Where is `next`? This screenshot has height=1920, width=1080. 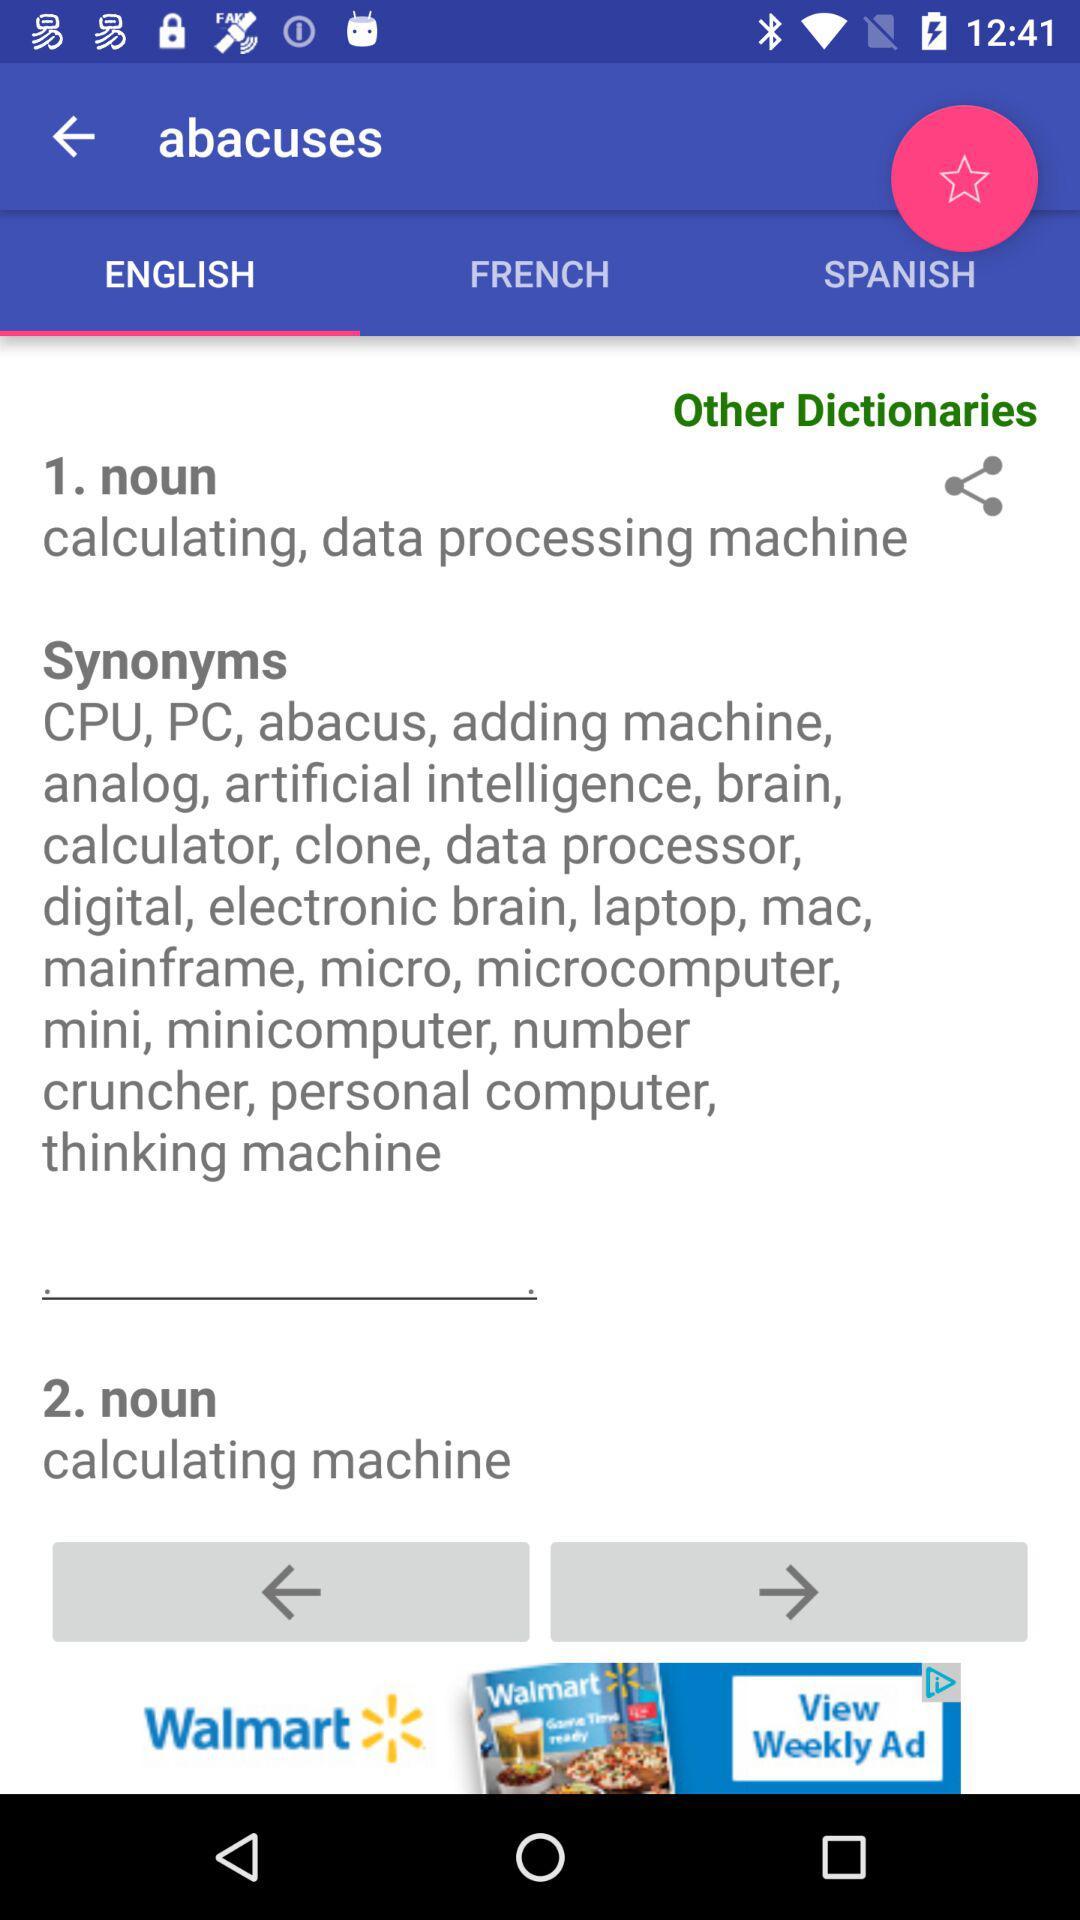
next is located at coordinates (788, 1590).